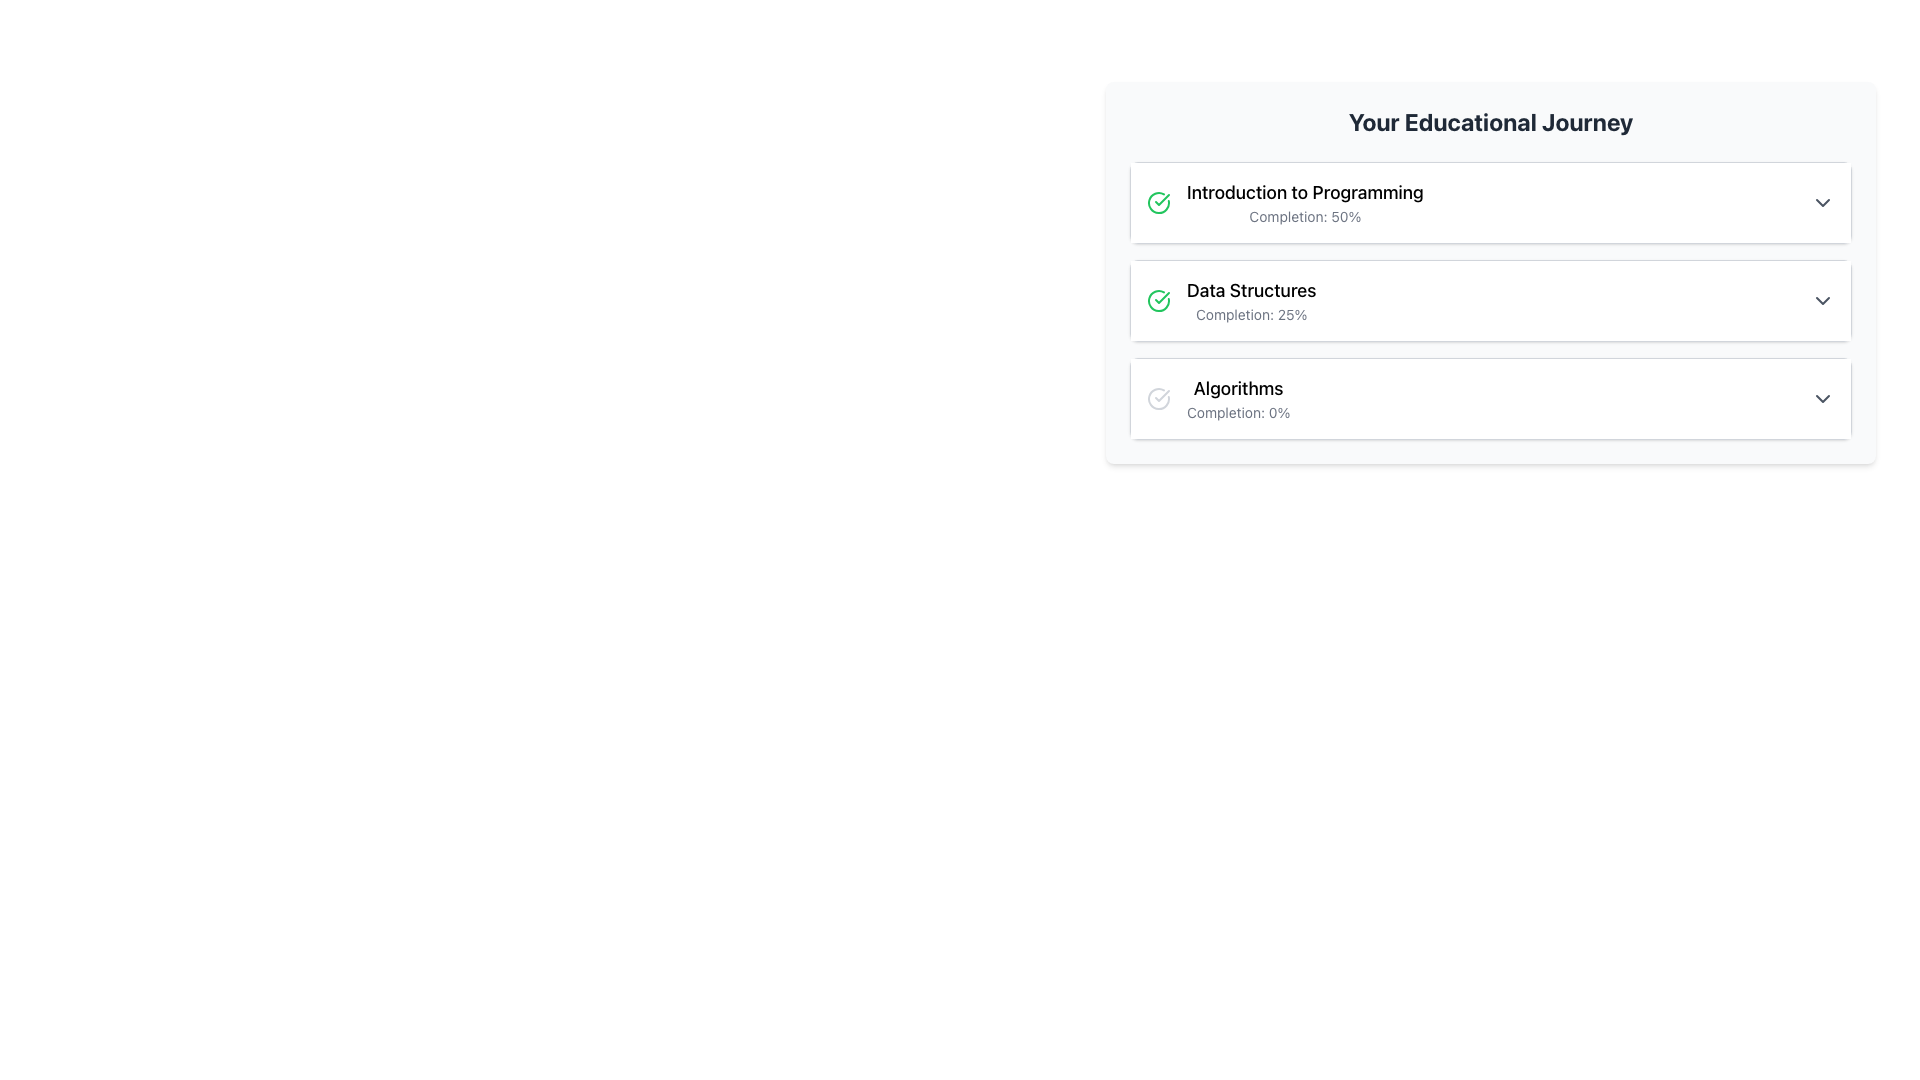 Image resolution: width=1920 pixels, height=1080 pixels. I want to click on the status representation icon indicating the completion of the 'Data Structures' course, located to the left of the text 'Data Structures', so click(1158, 300).